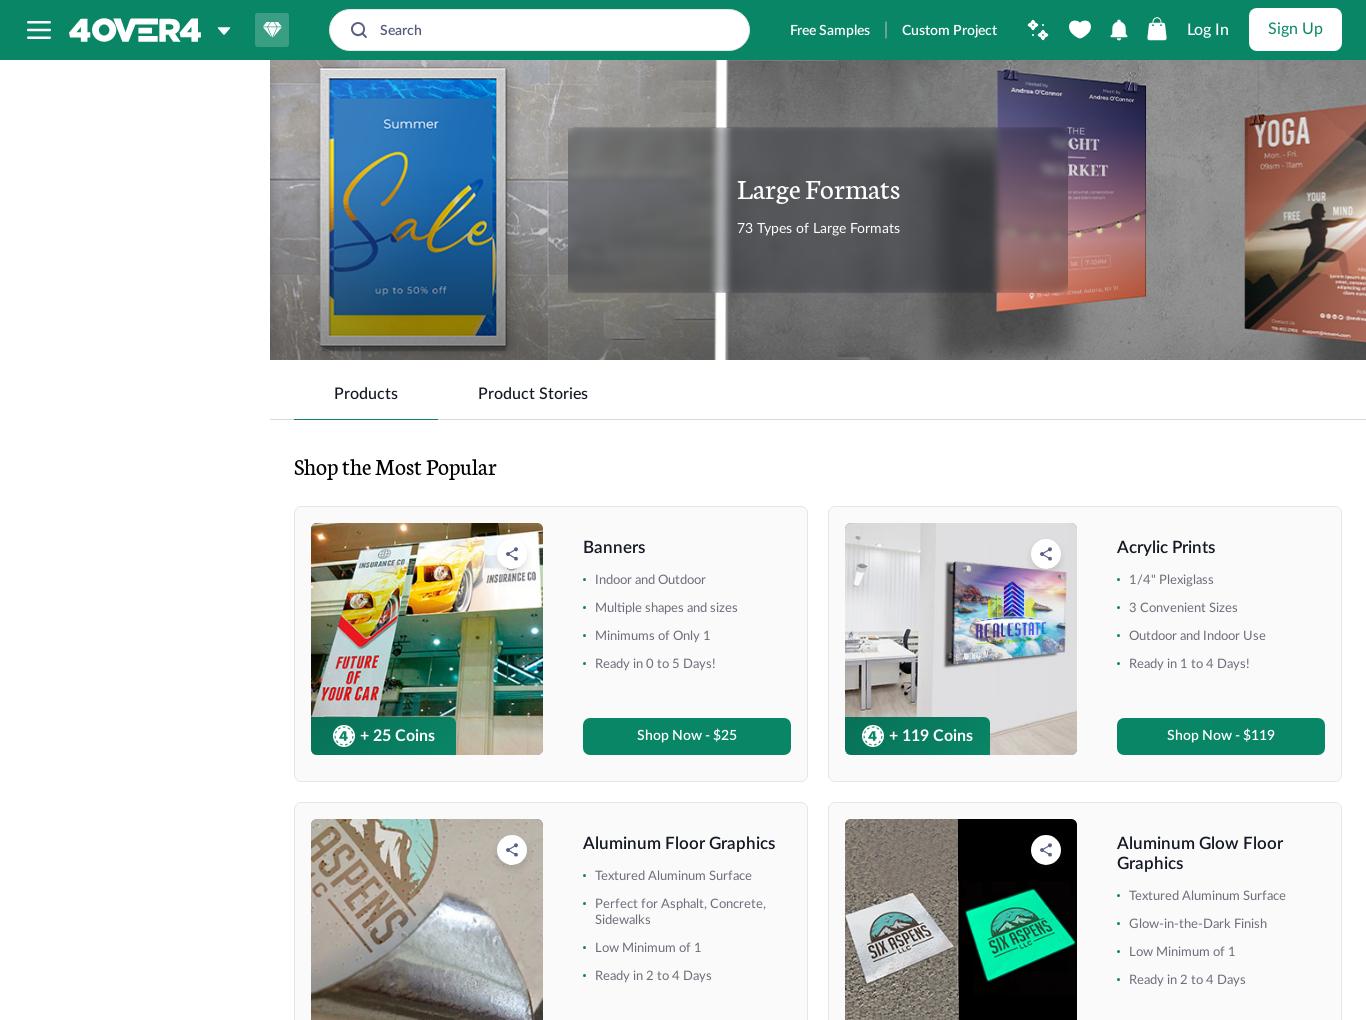 The width and height of the screenshot is (1366, 1020). What do you see at coordinates (83, 506) in the screenshot?
I see `'12" Circle'` at bounding box center [83, 506].